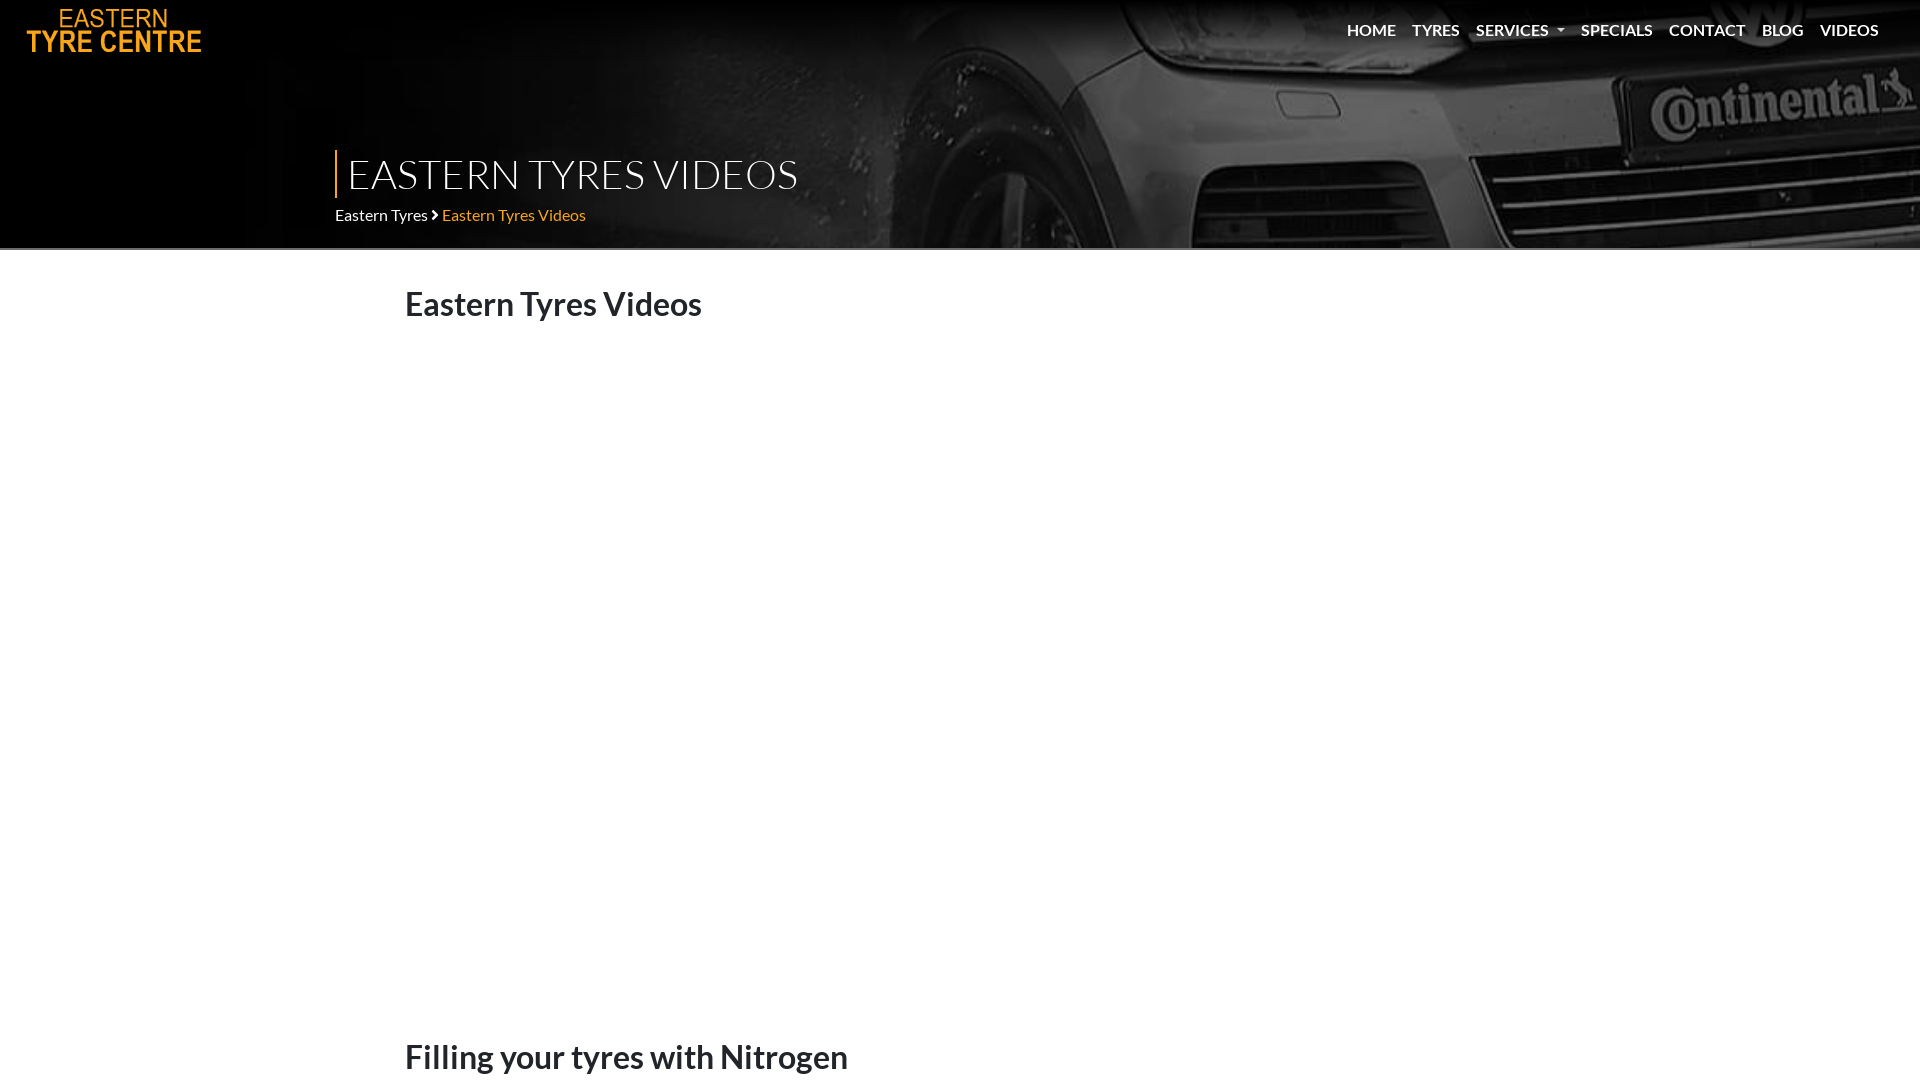 This screenshot has height=1080, width=1920. What do you see at coordinates (1625, 30) in the screenshot?
I see `'SPECIALS'` at bounding box center [1625, 30].